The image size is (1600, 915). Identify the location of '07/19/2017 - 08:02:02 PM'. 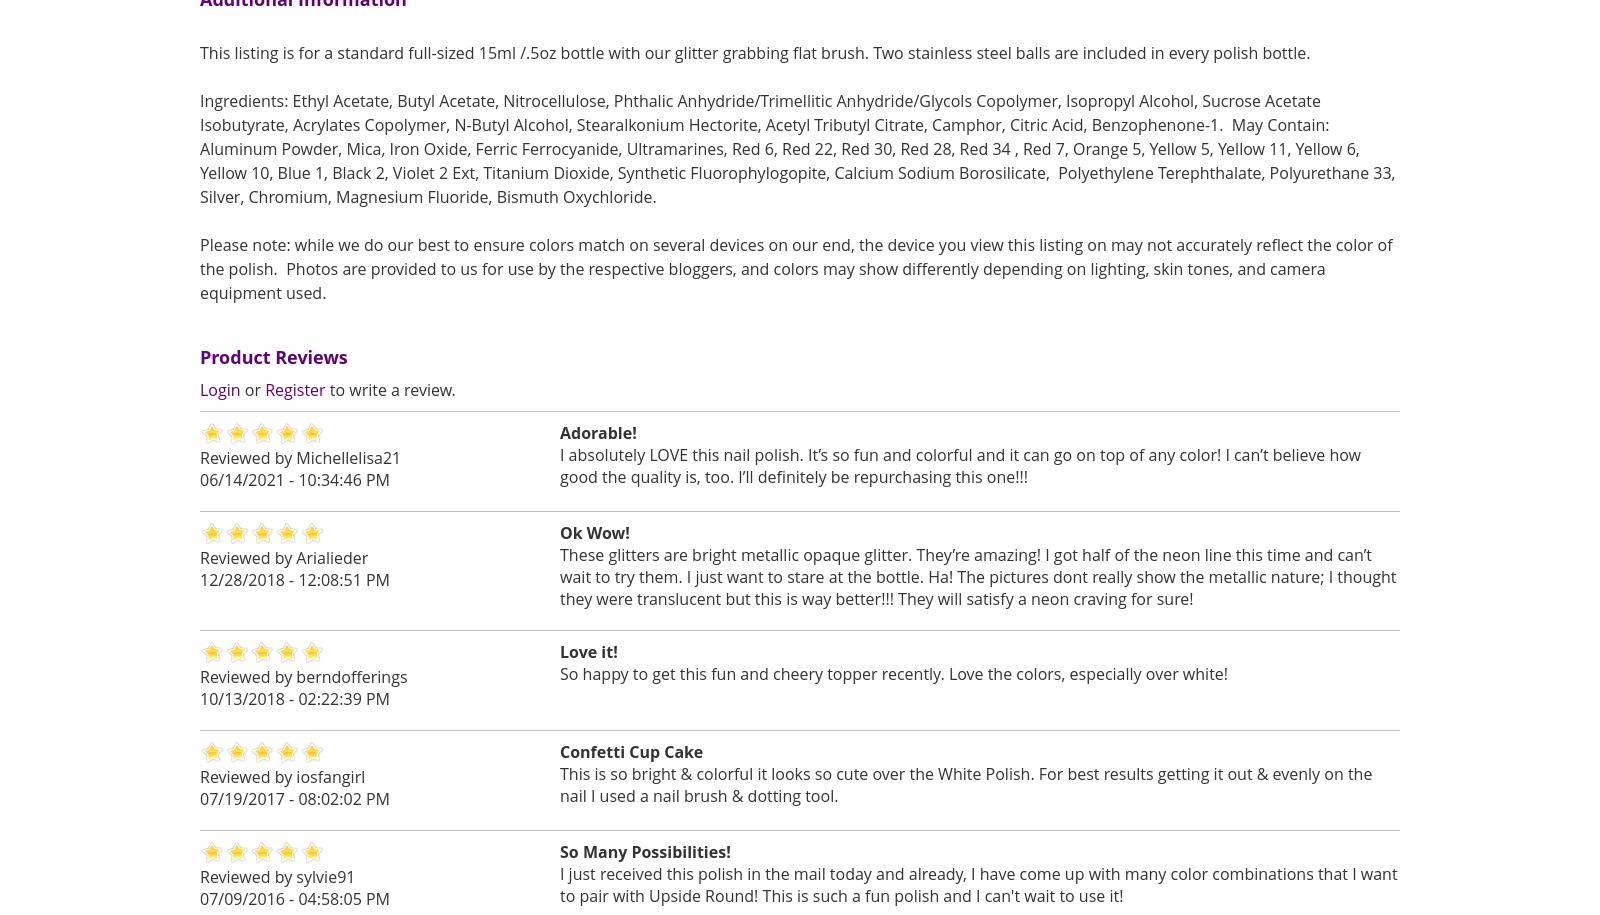
(295, 796).